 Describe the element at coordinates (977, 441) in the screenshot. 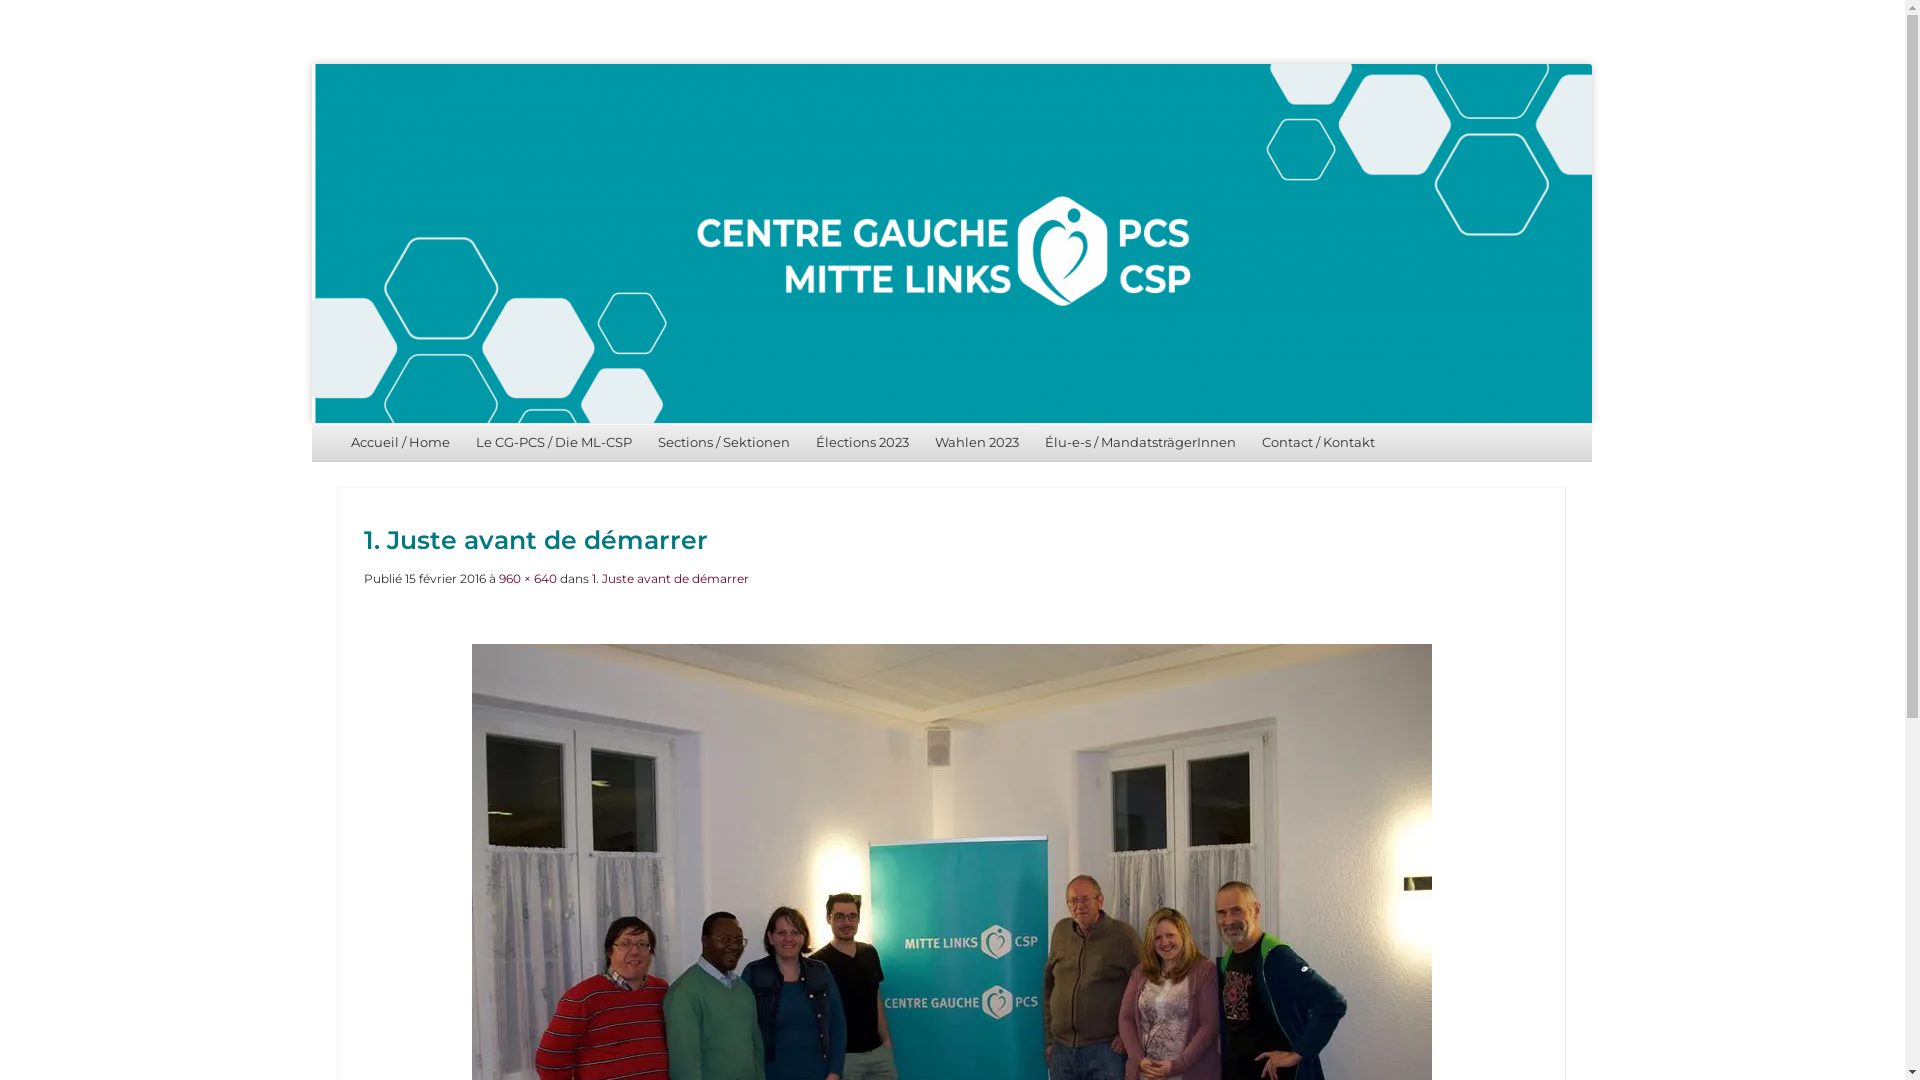

I see `'Wahlen 2023'` at that location.